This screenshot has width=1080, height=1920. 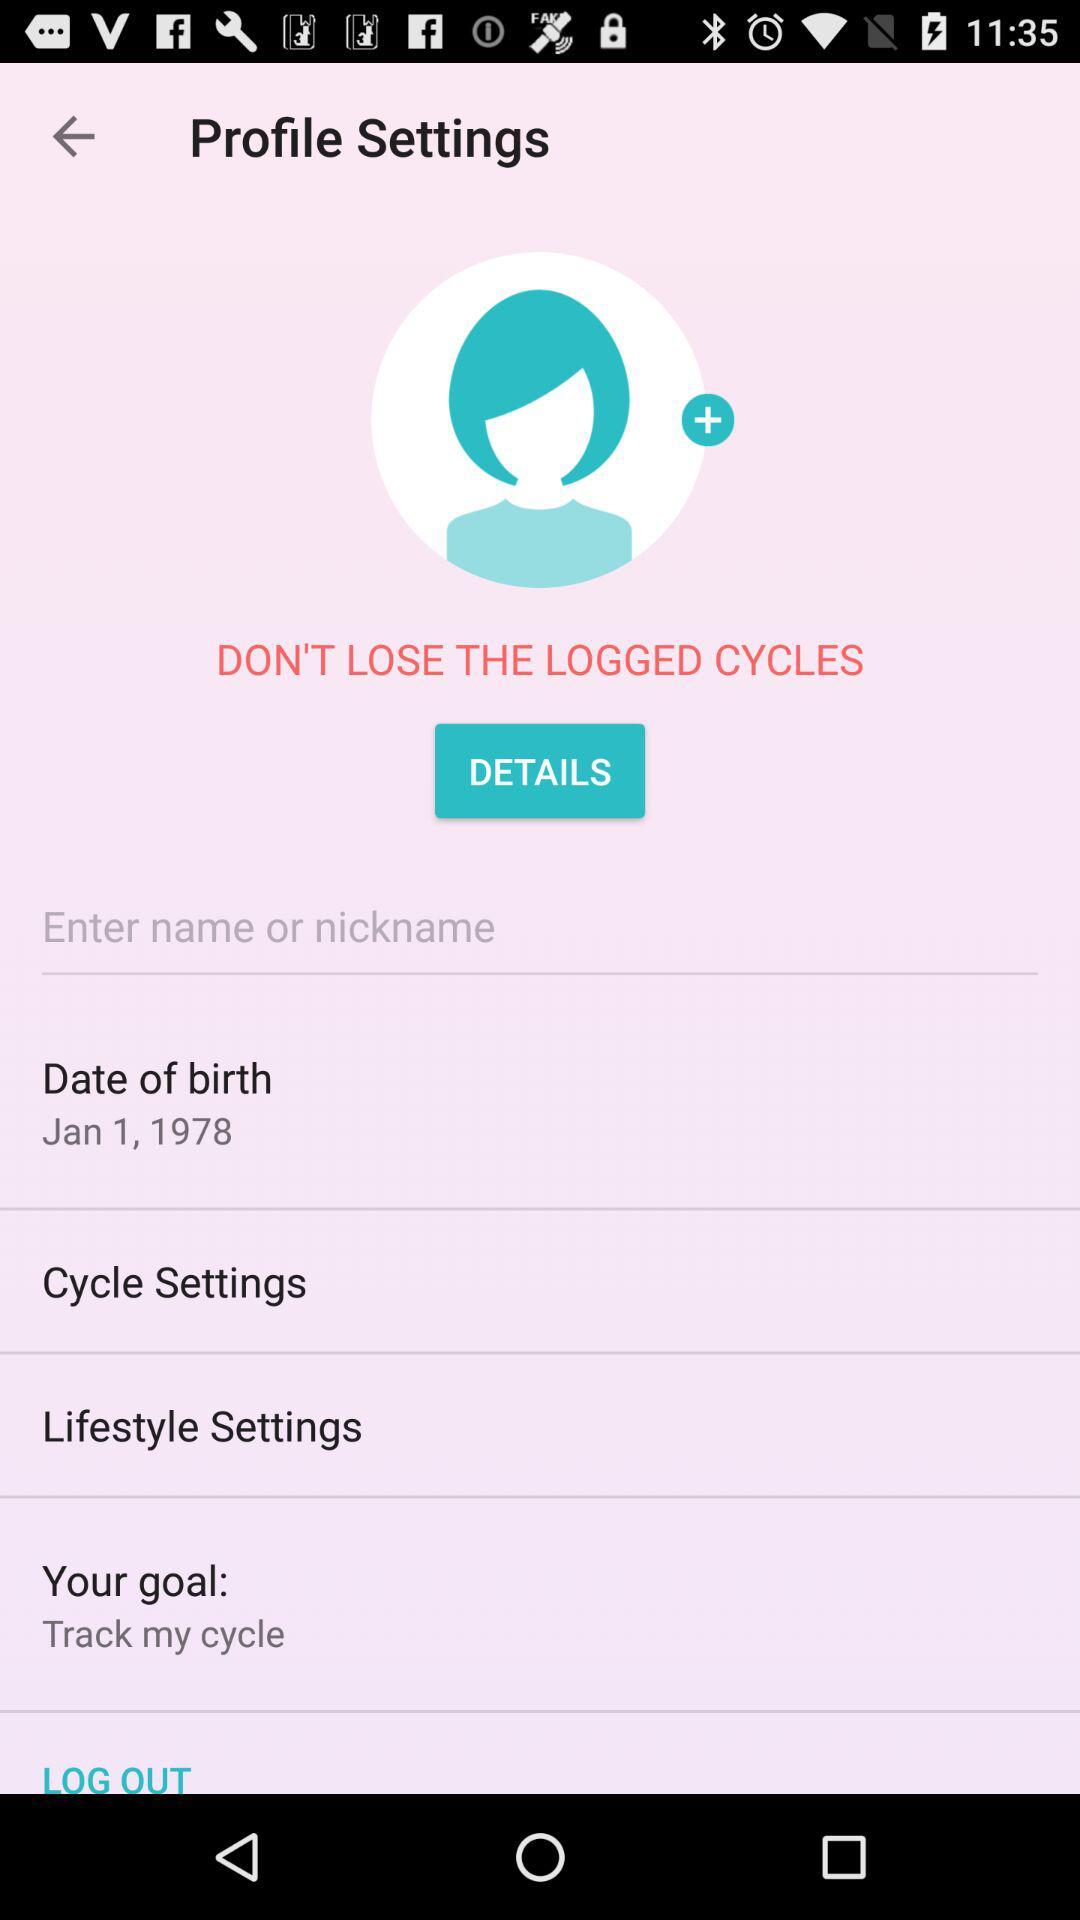 I want to click on name space, so click(x=540, y=924).